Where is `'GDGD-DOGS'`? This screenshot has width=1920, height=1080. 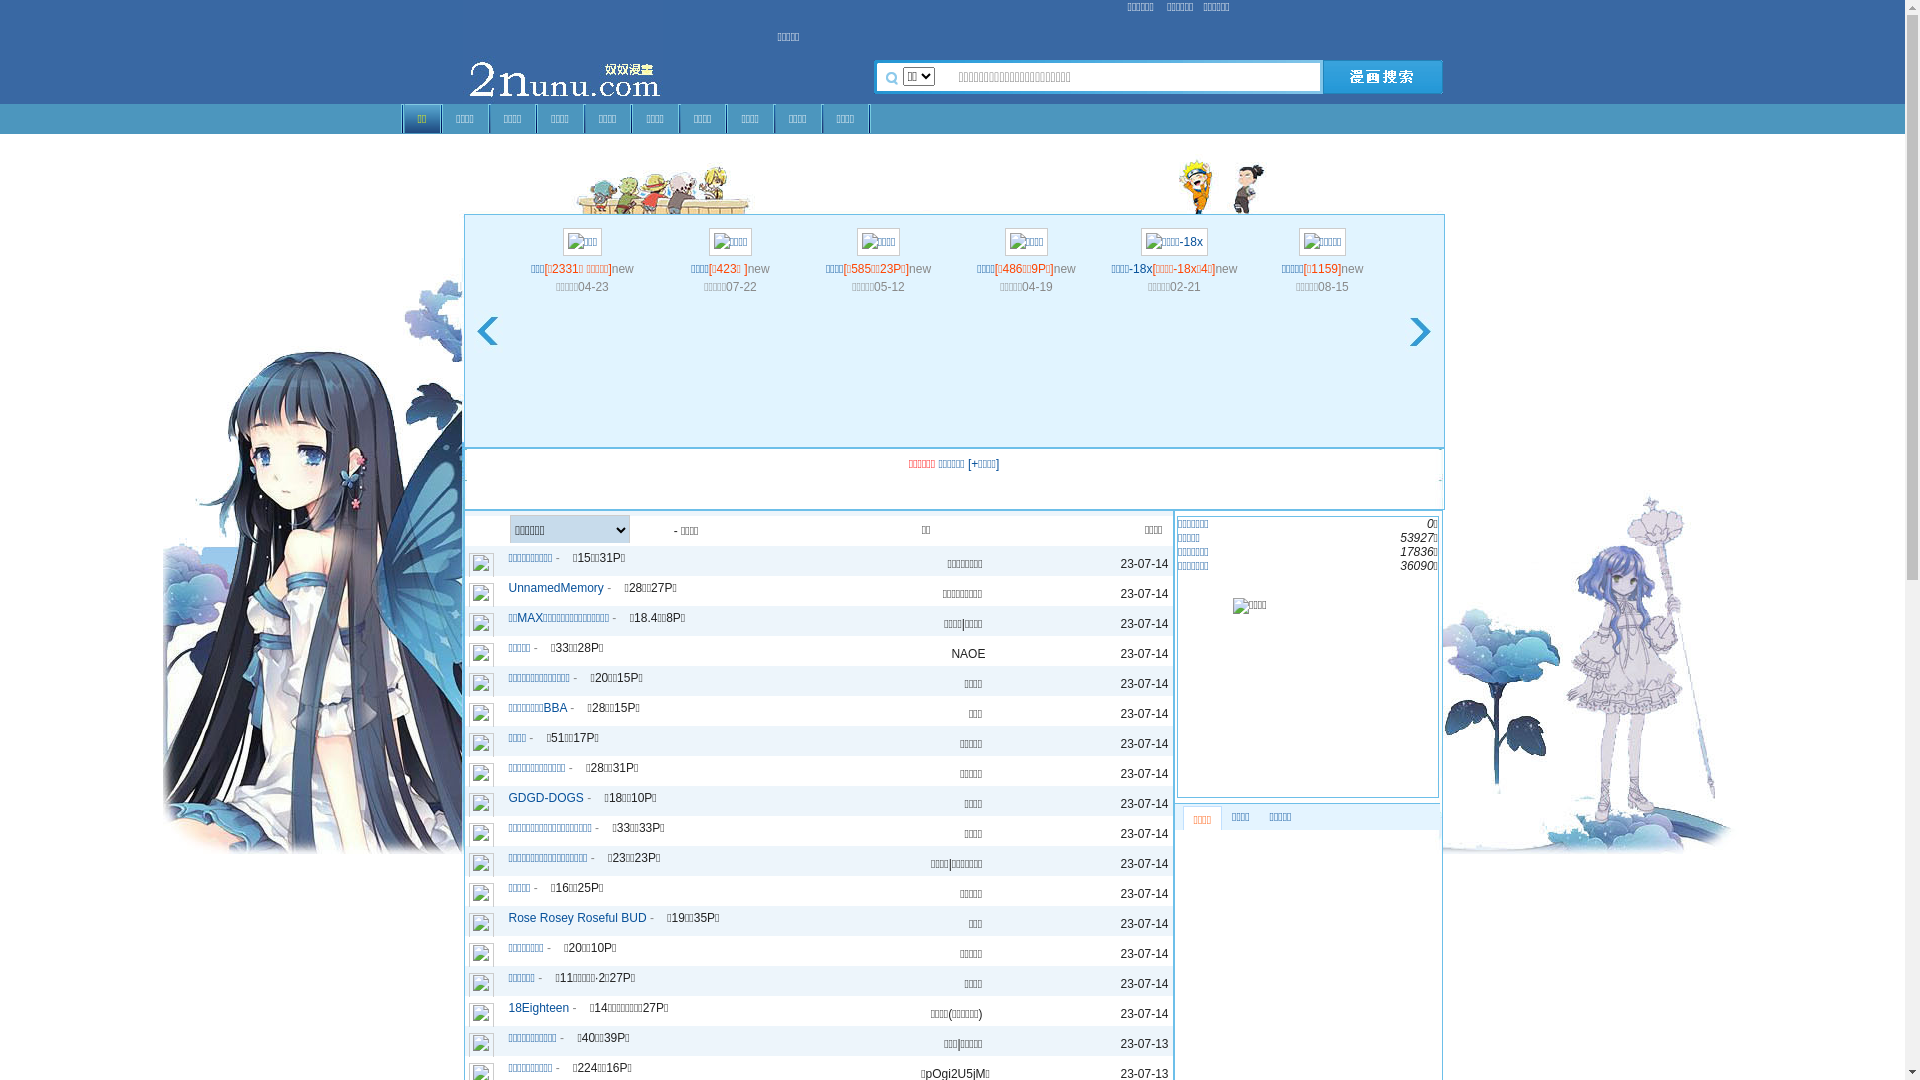
'GDGD-DOGS' is located at coordinates (545, 796).